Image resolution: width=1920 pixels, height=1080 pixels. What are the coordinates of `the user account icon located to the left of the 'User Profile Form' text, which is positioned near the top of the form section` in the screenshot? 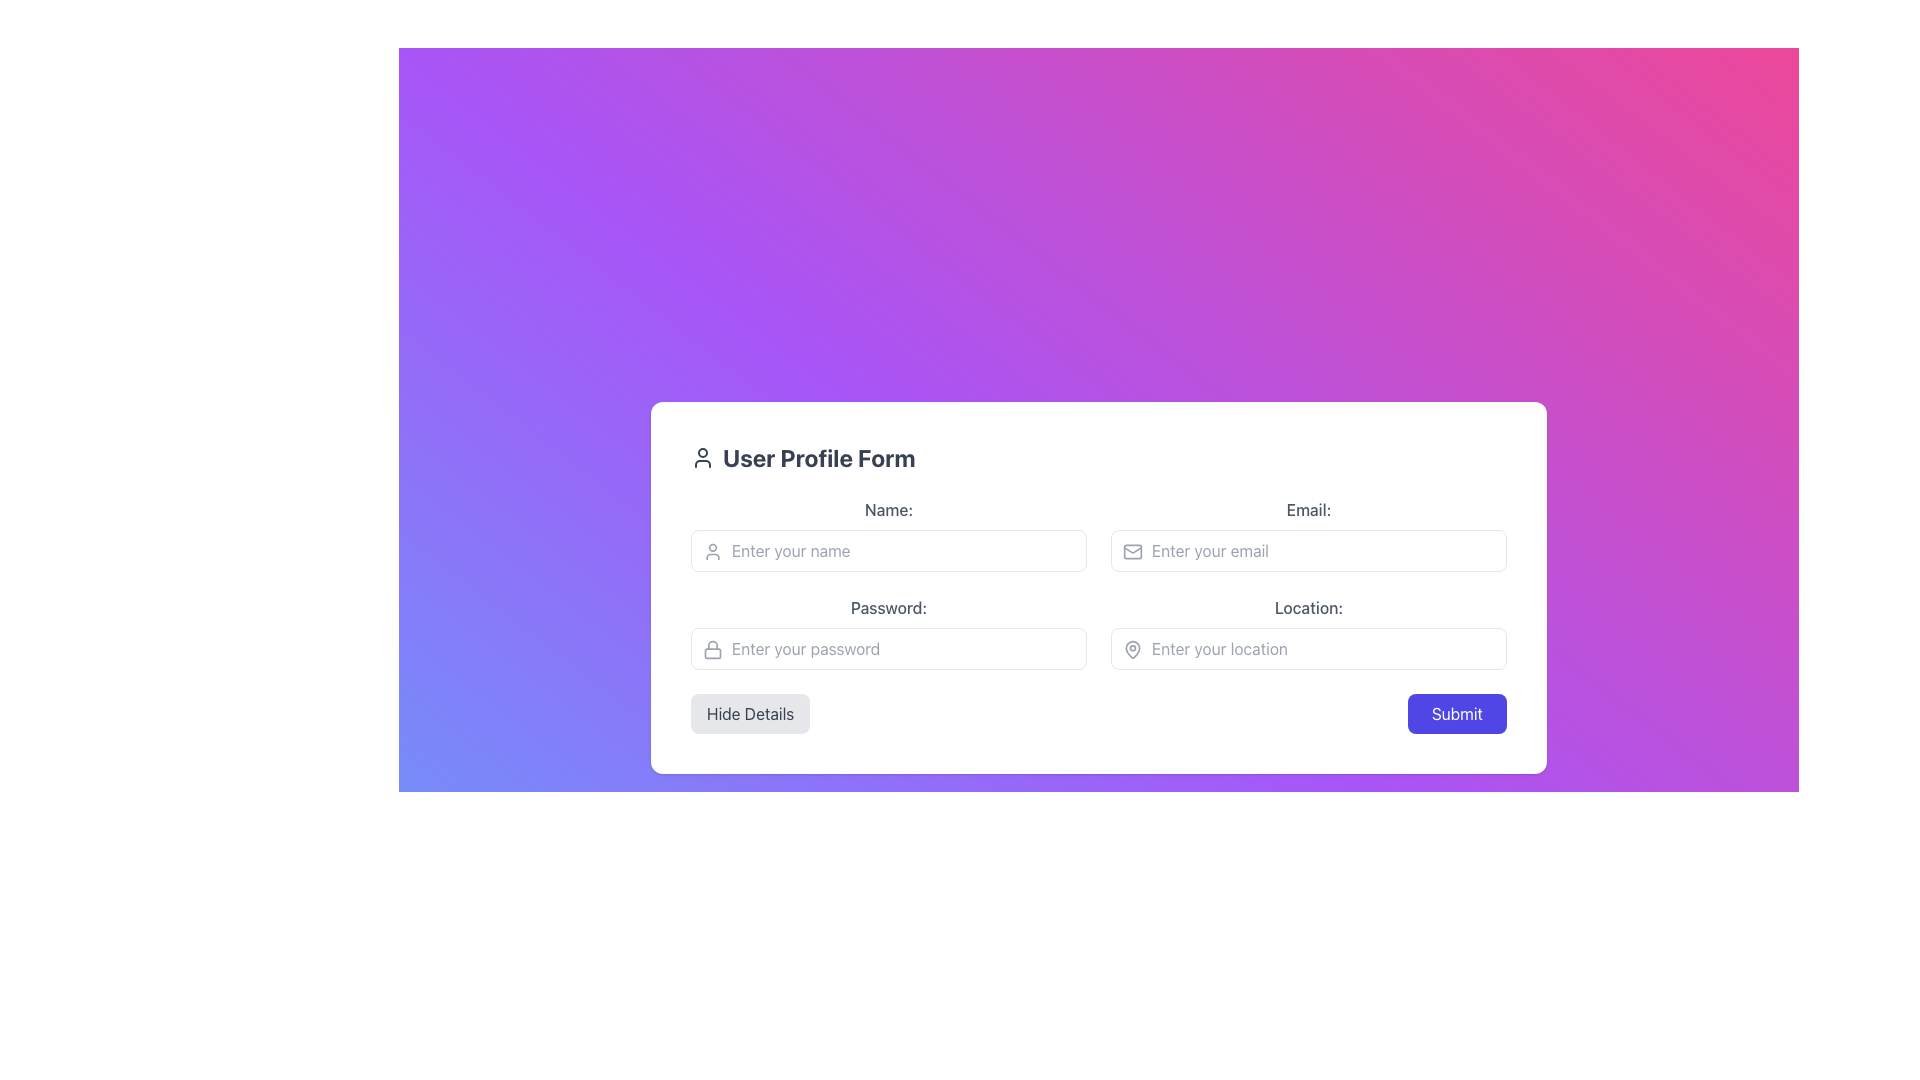 It's located at (702, 458).